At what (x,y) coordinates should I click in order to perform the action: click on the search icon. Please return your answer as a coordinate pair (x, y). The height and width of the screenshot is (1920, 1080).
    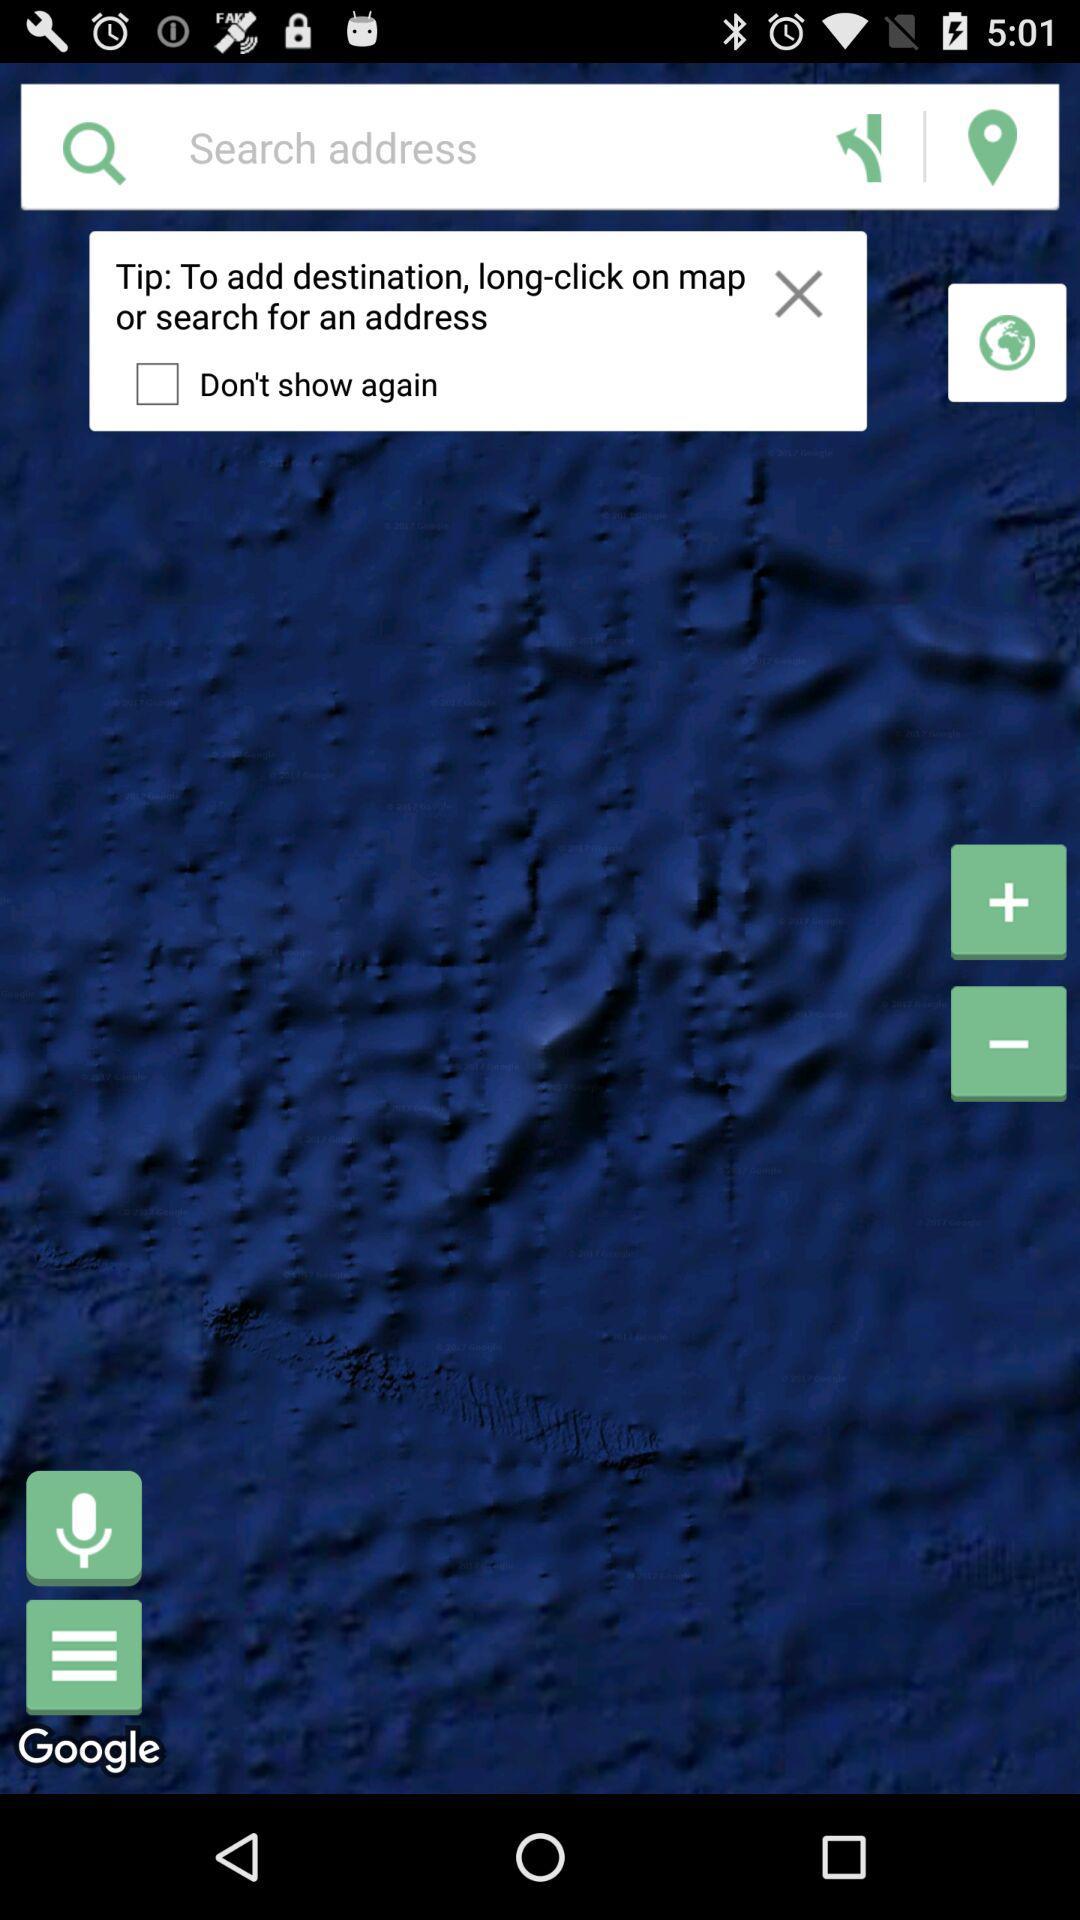
    Looking at the image, I should click on (94, 156).